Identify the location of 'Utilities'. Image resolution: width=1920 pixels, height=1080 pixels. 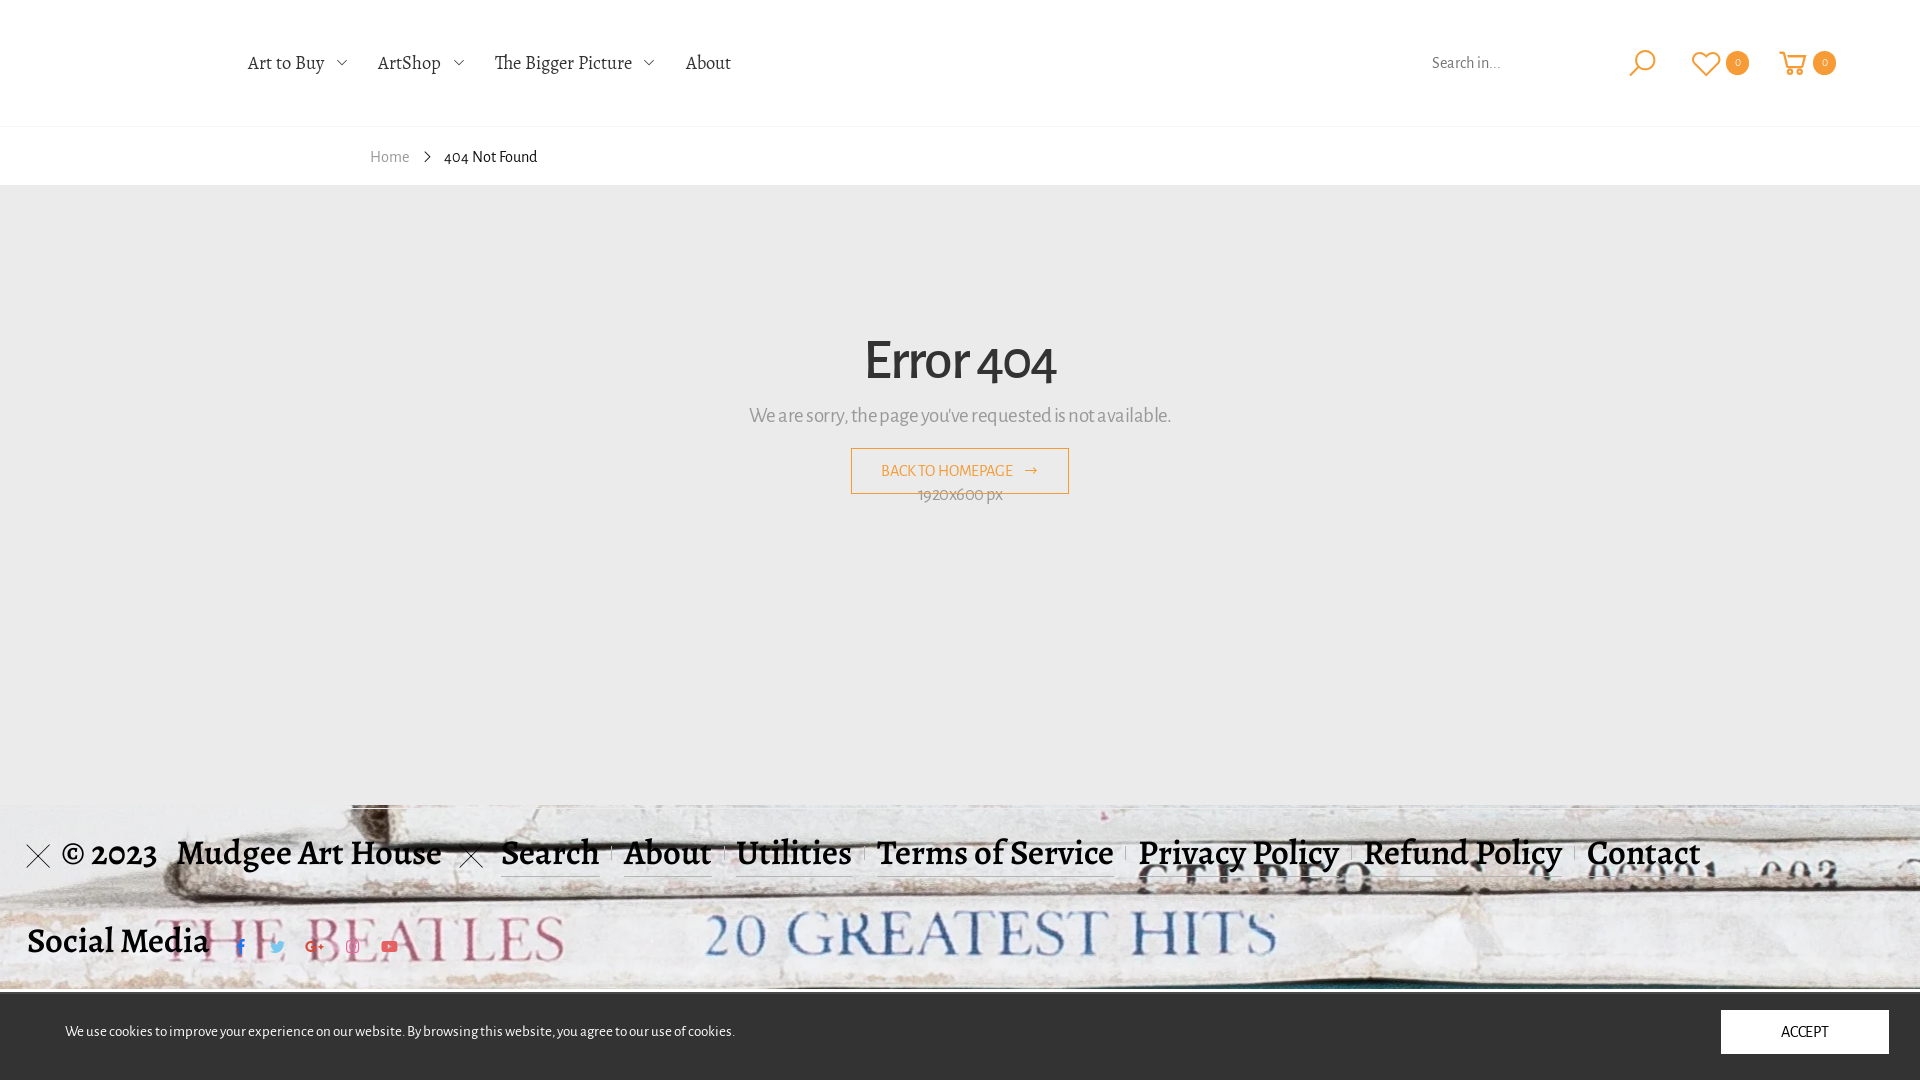
(792, 852).